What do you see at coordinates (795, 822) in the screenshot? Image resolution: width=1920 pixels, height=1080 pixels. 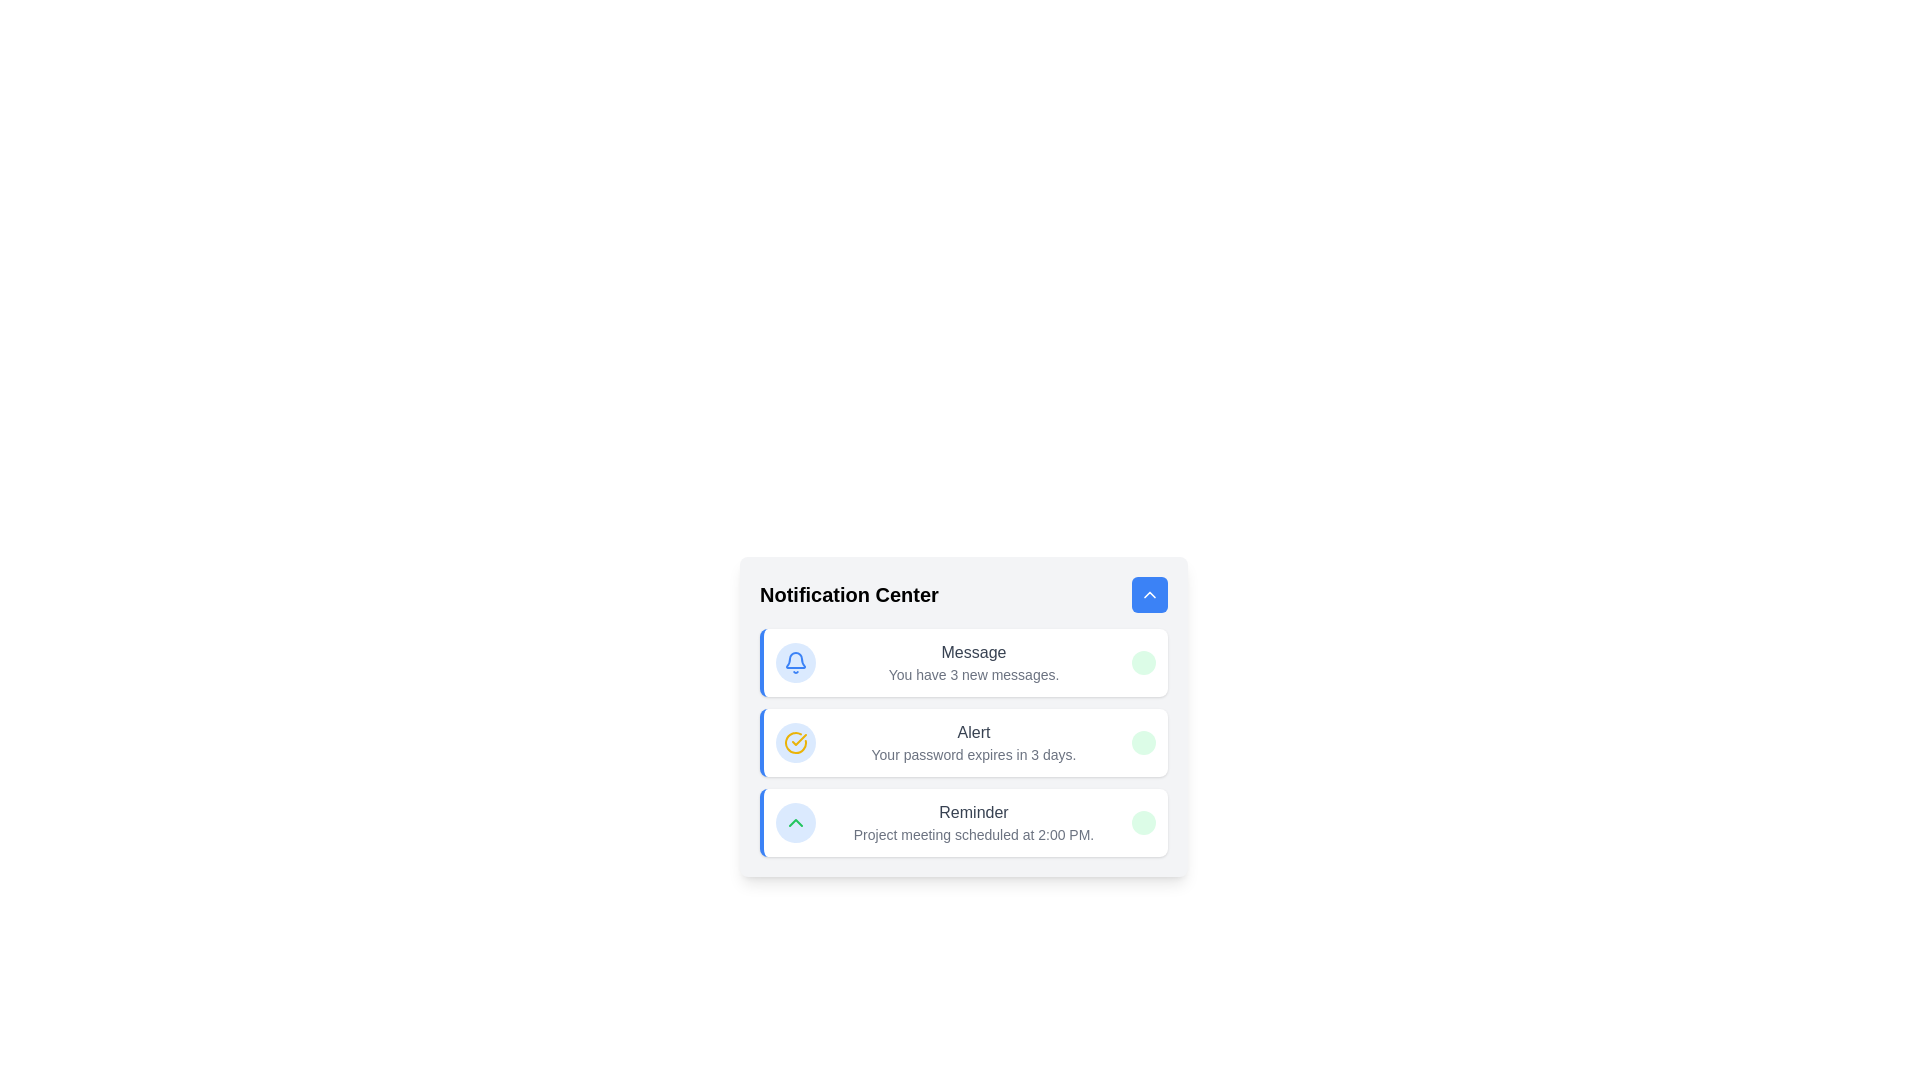 I see `the green upward-pointing chevron icon button located in the top-right corner of the notification widget interface to change its visual state` at bounding box center [795, 822].